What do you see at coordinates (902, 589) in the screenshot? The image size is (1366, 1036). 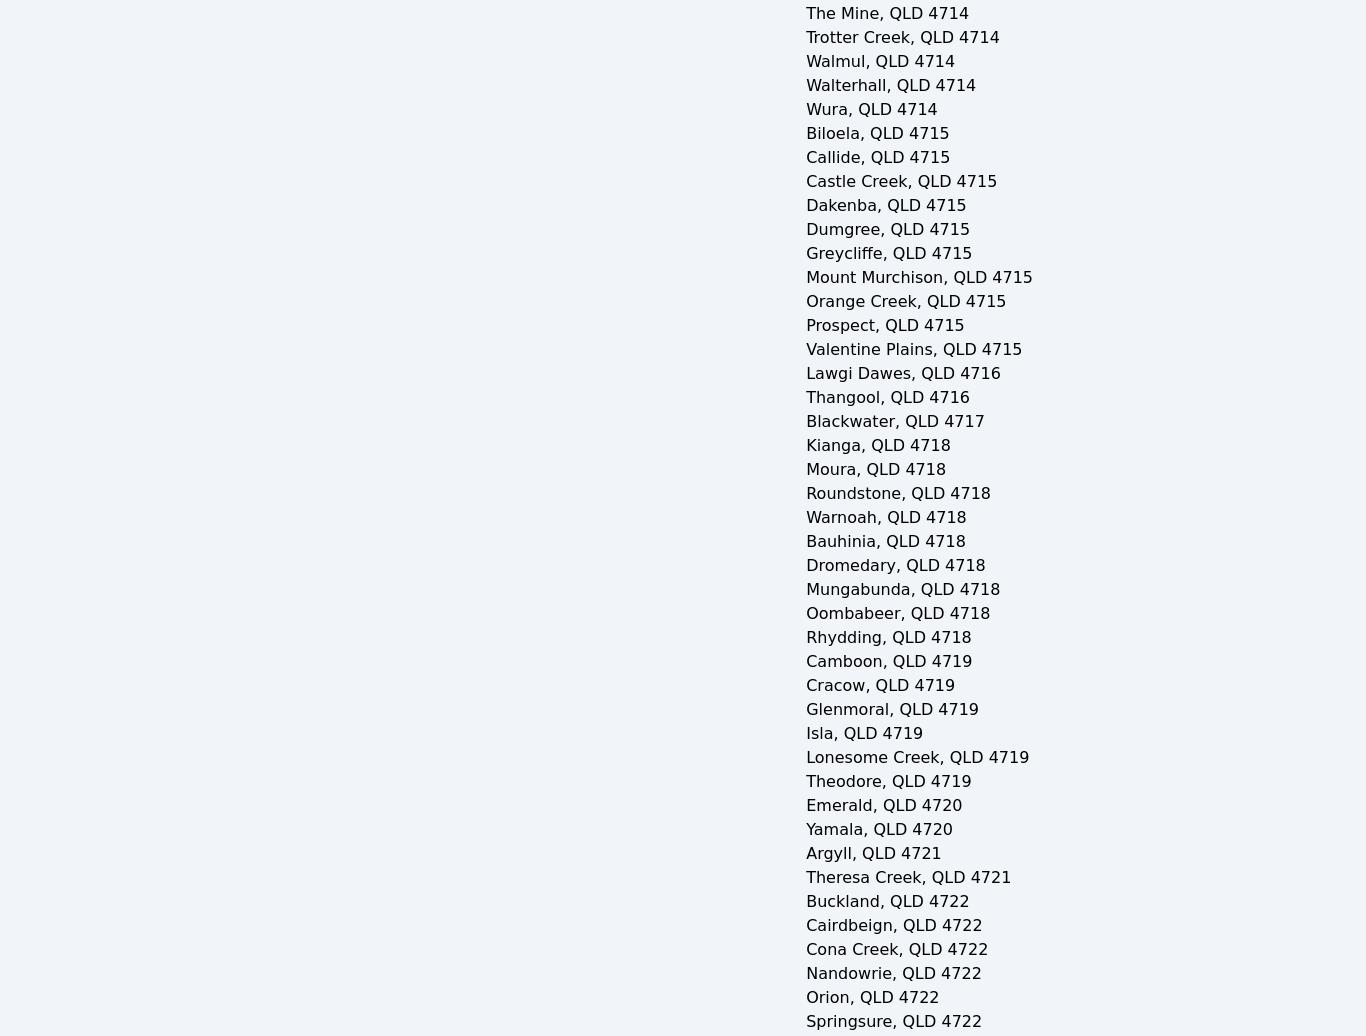 I see `'Mungabunda, QLD 4718'` at bounding box center [902, 589].